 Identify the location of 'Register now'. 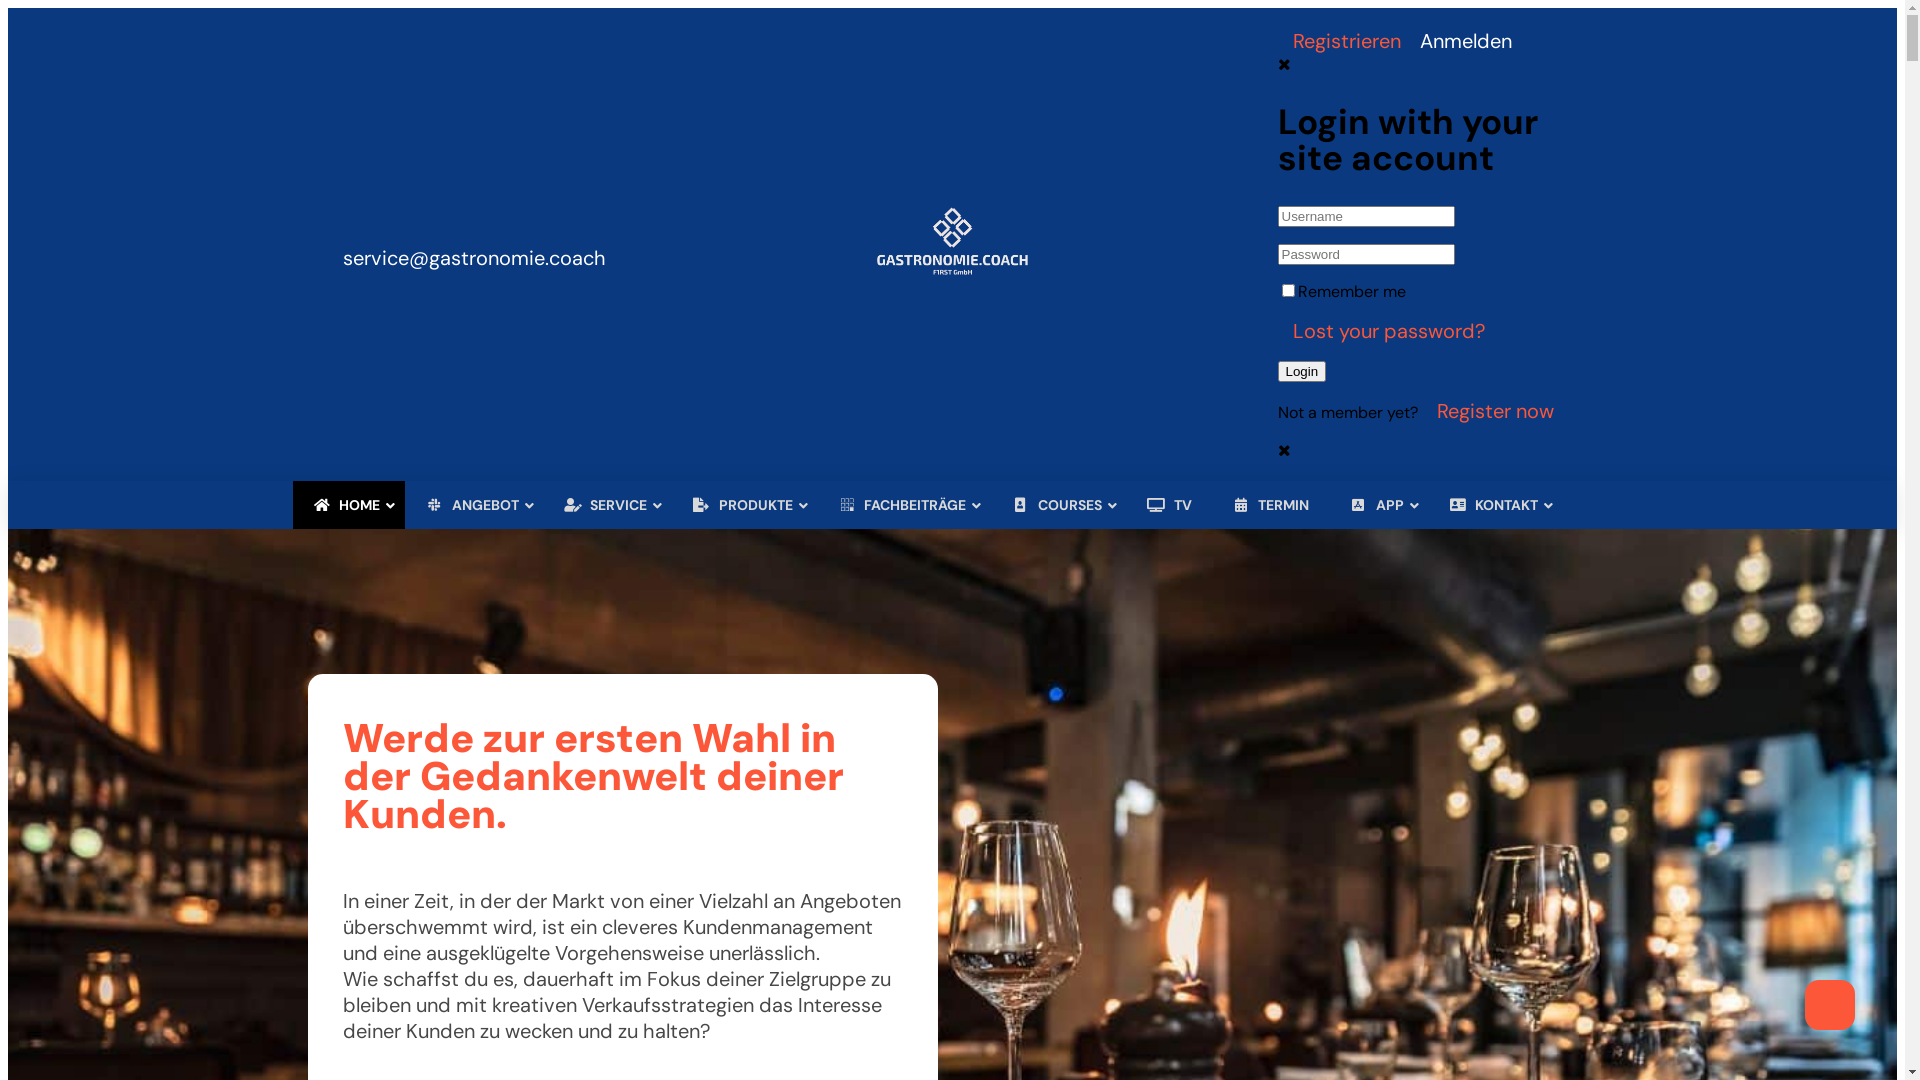
(1489, 410).